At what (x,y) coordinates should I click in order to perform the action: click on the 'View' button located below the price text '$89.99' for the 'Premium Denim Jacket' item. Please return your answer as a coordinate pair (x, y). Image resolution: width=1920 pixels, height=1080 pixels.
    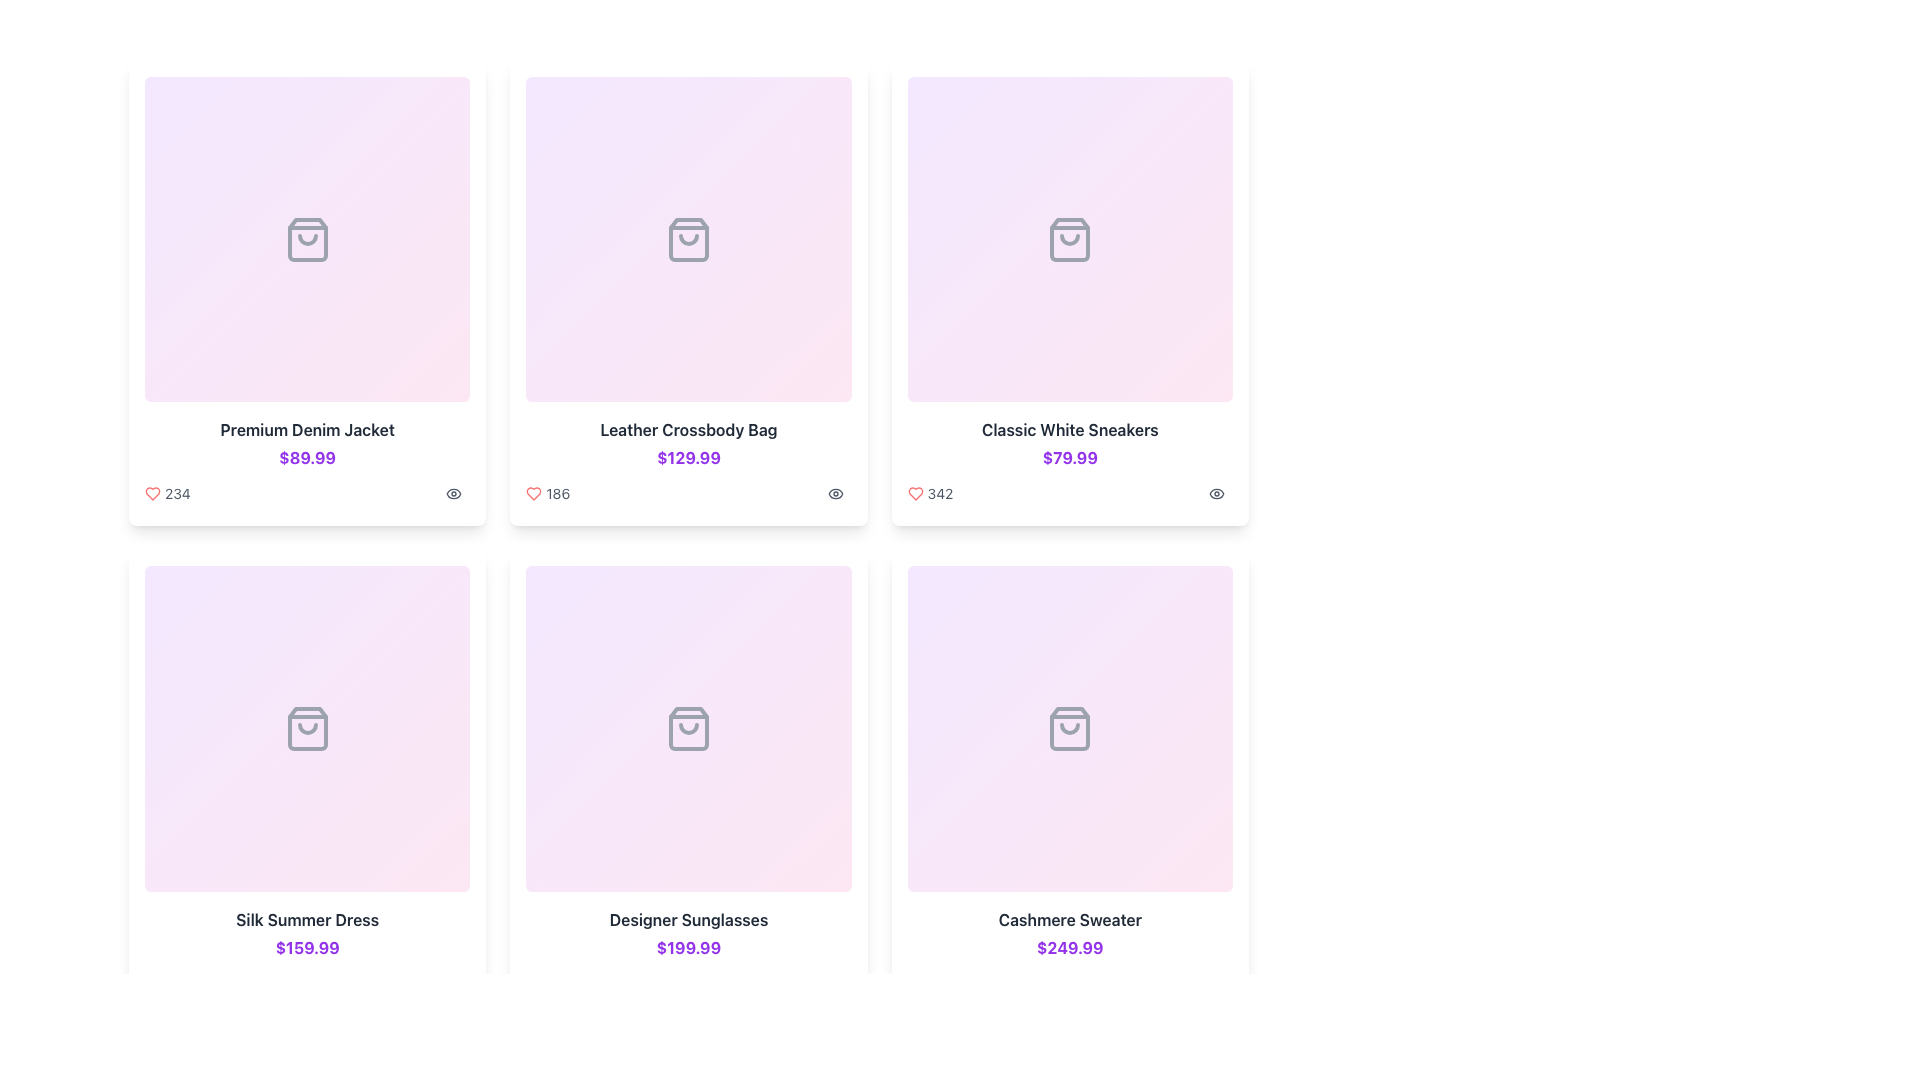
    Looking at the image, I should click on (453, 494).